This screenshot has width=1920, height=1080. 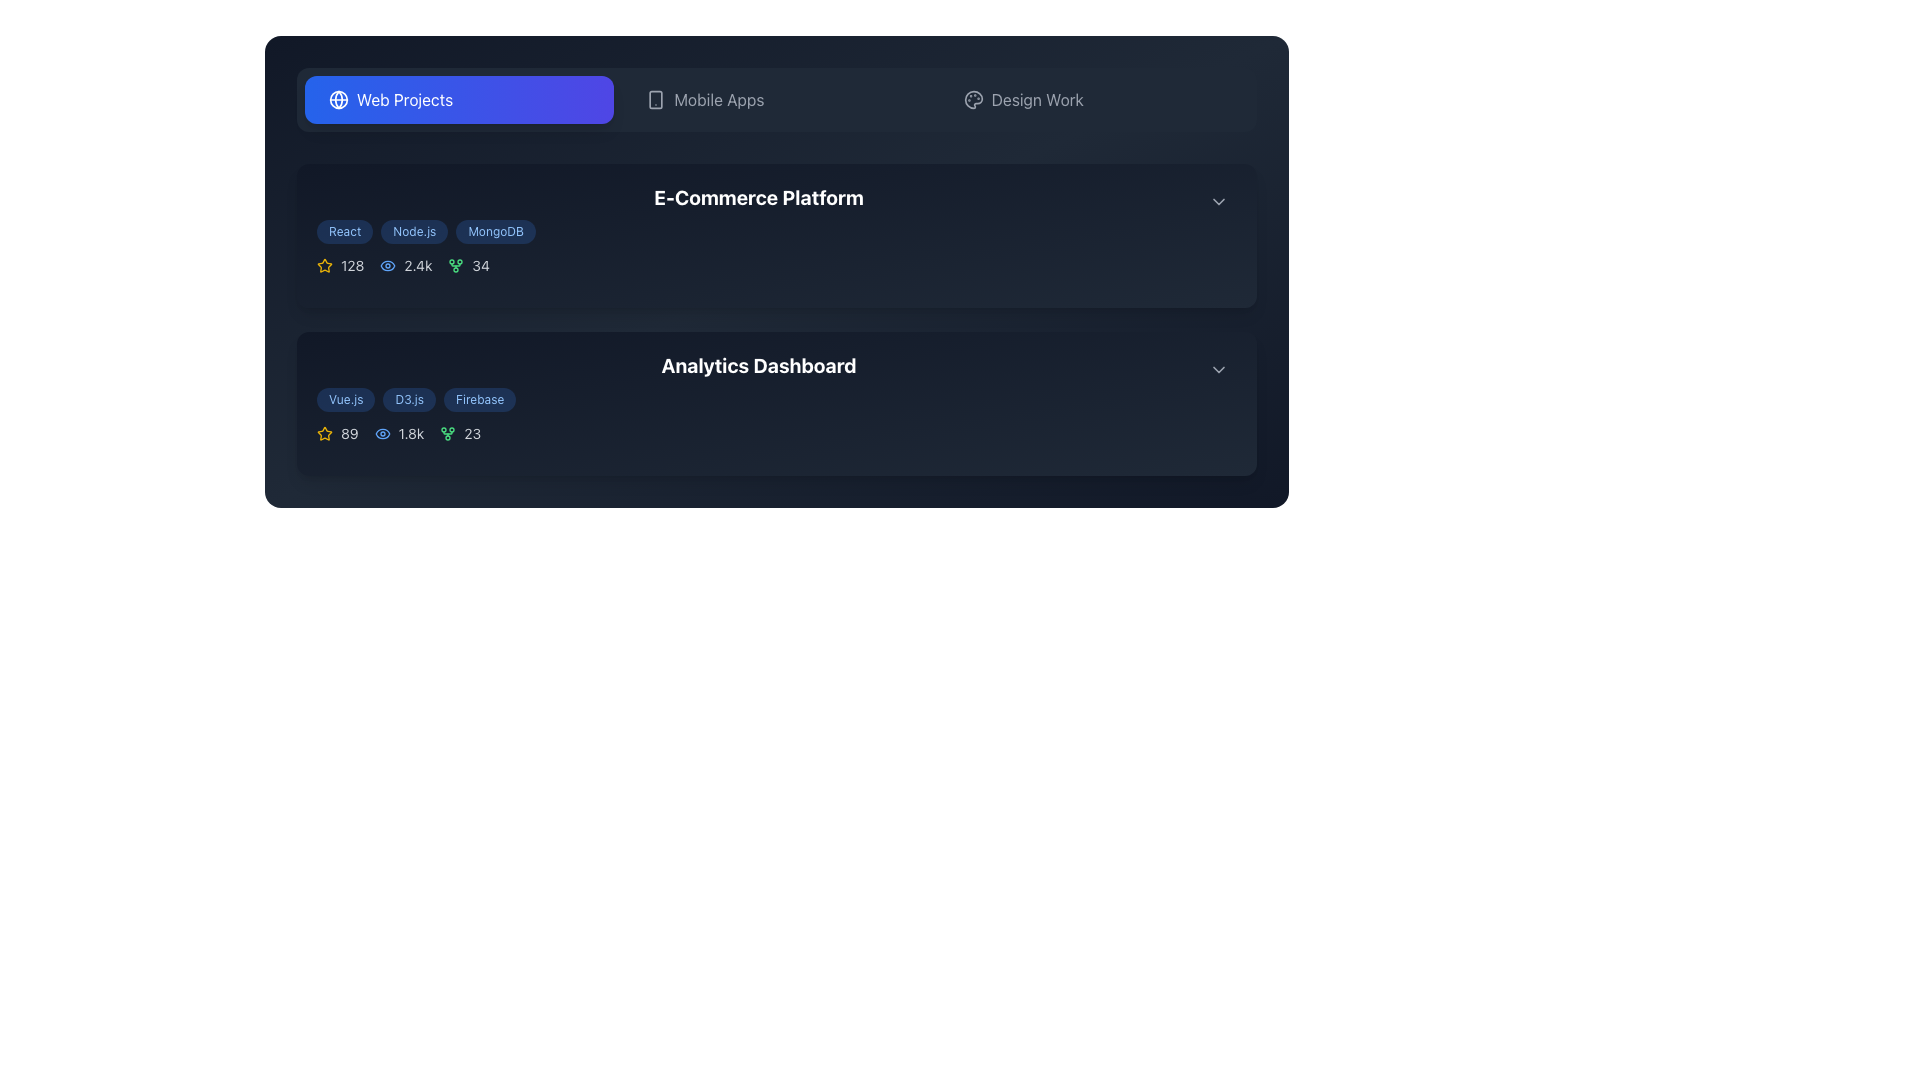 I want to click on the 'Firebase' text label, which is a rounded rectangular tag with a blue background and light blue text, so click(x=480, y=400).